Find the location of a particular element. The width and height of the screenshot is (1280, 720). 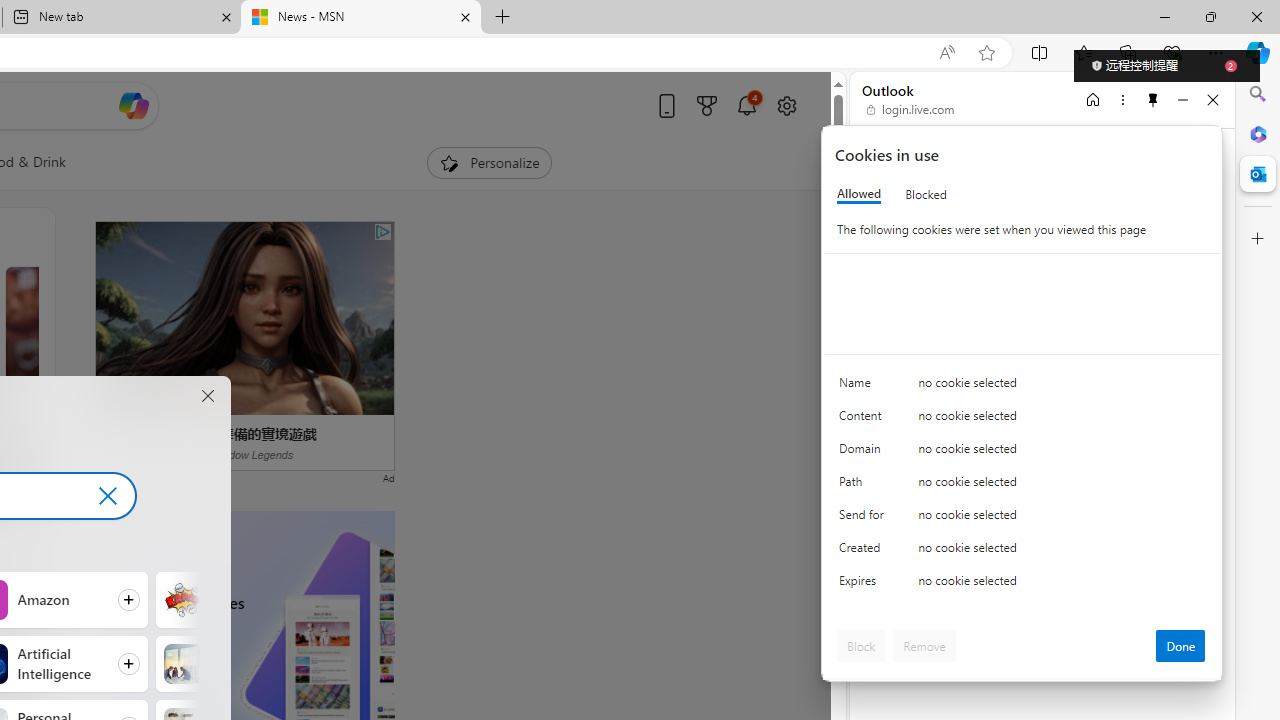

'Ad' is located at coordinates (388, 477).